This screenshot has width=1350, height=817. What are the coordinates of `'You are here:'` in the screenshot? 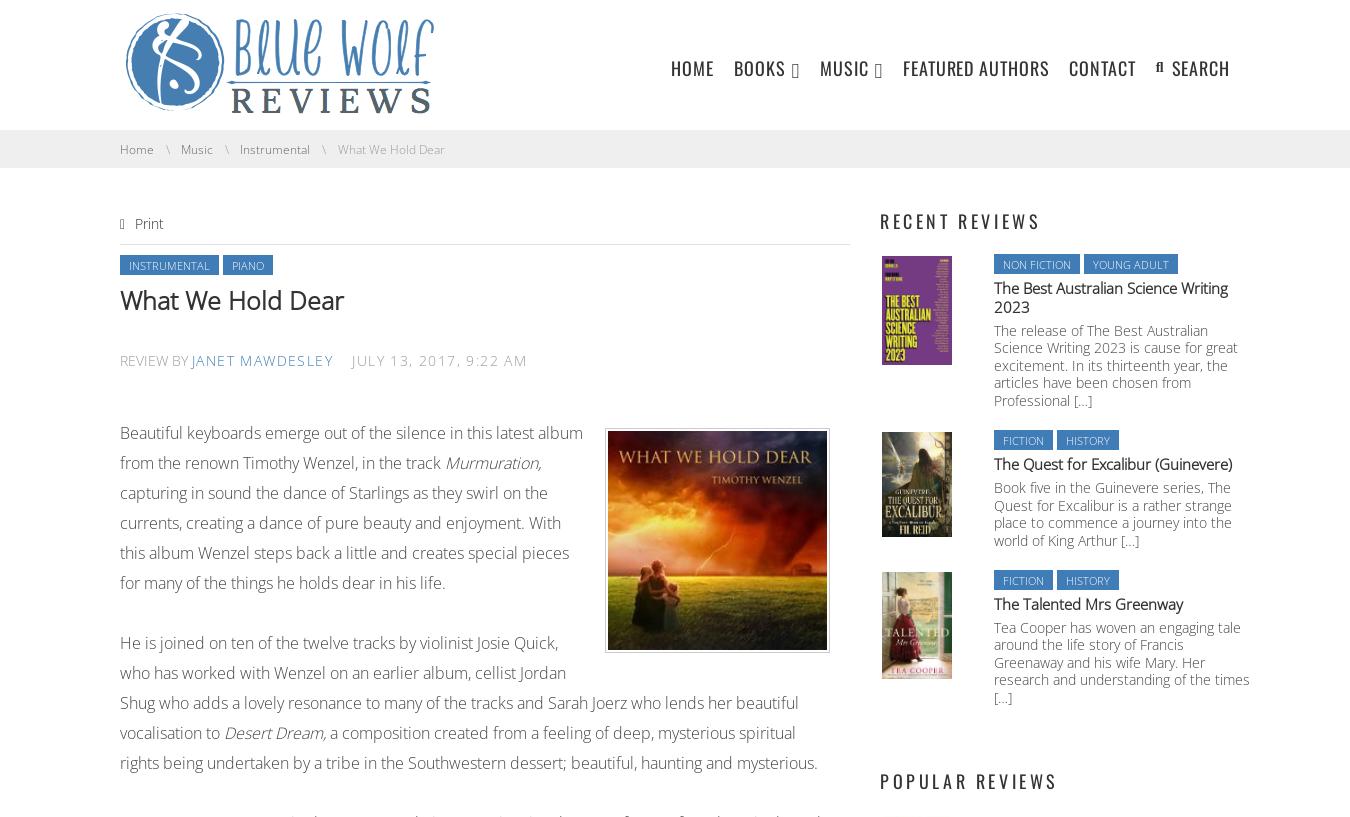 It's located at (156, 148).